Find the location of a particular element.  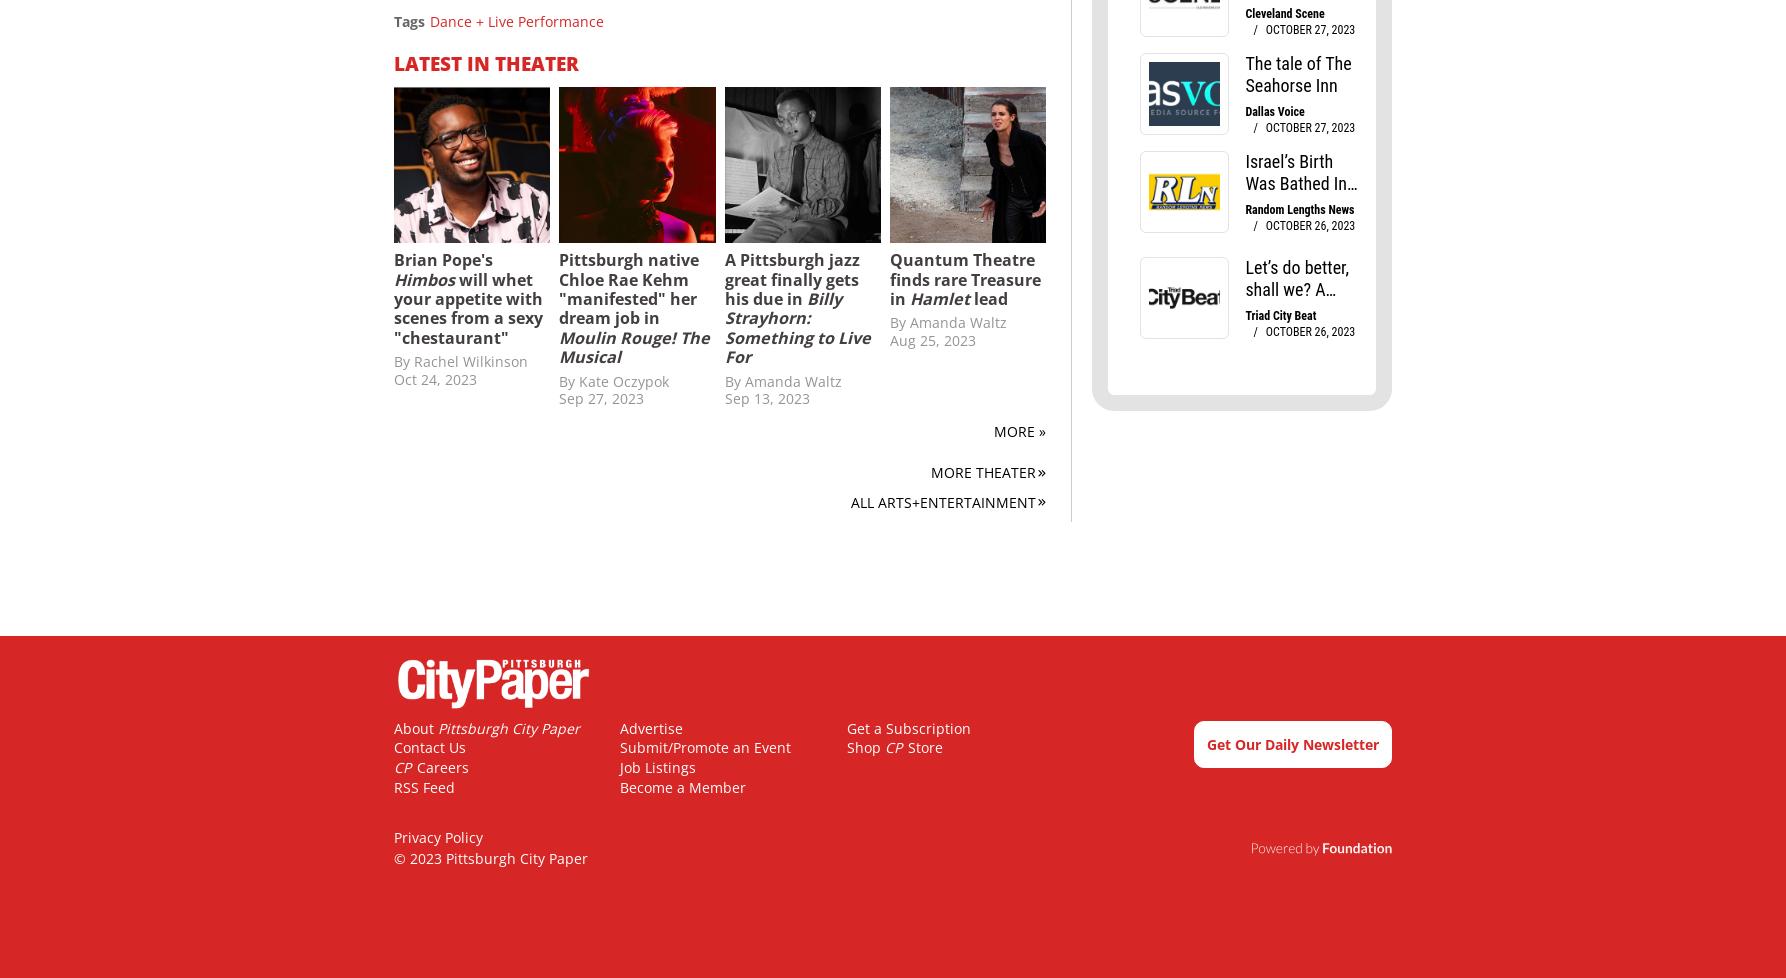

'Brian Pope's' is located at coordinates (443, 258).